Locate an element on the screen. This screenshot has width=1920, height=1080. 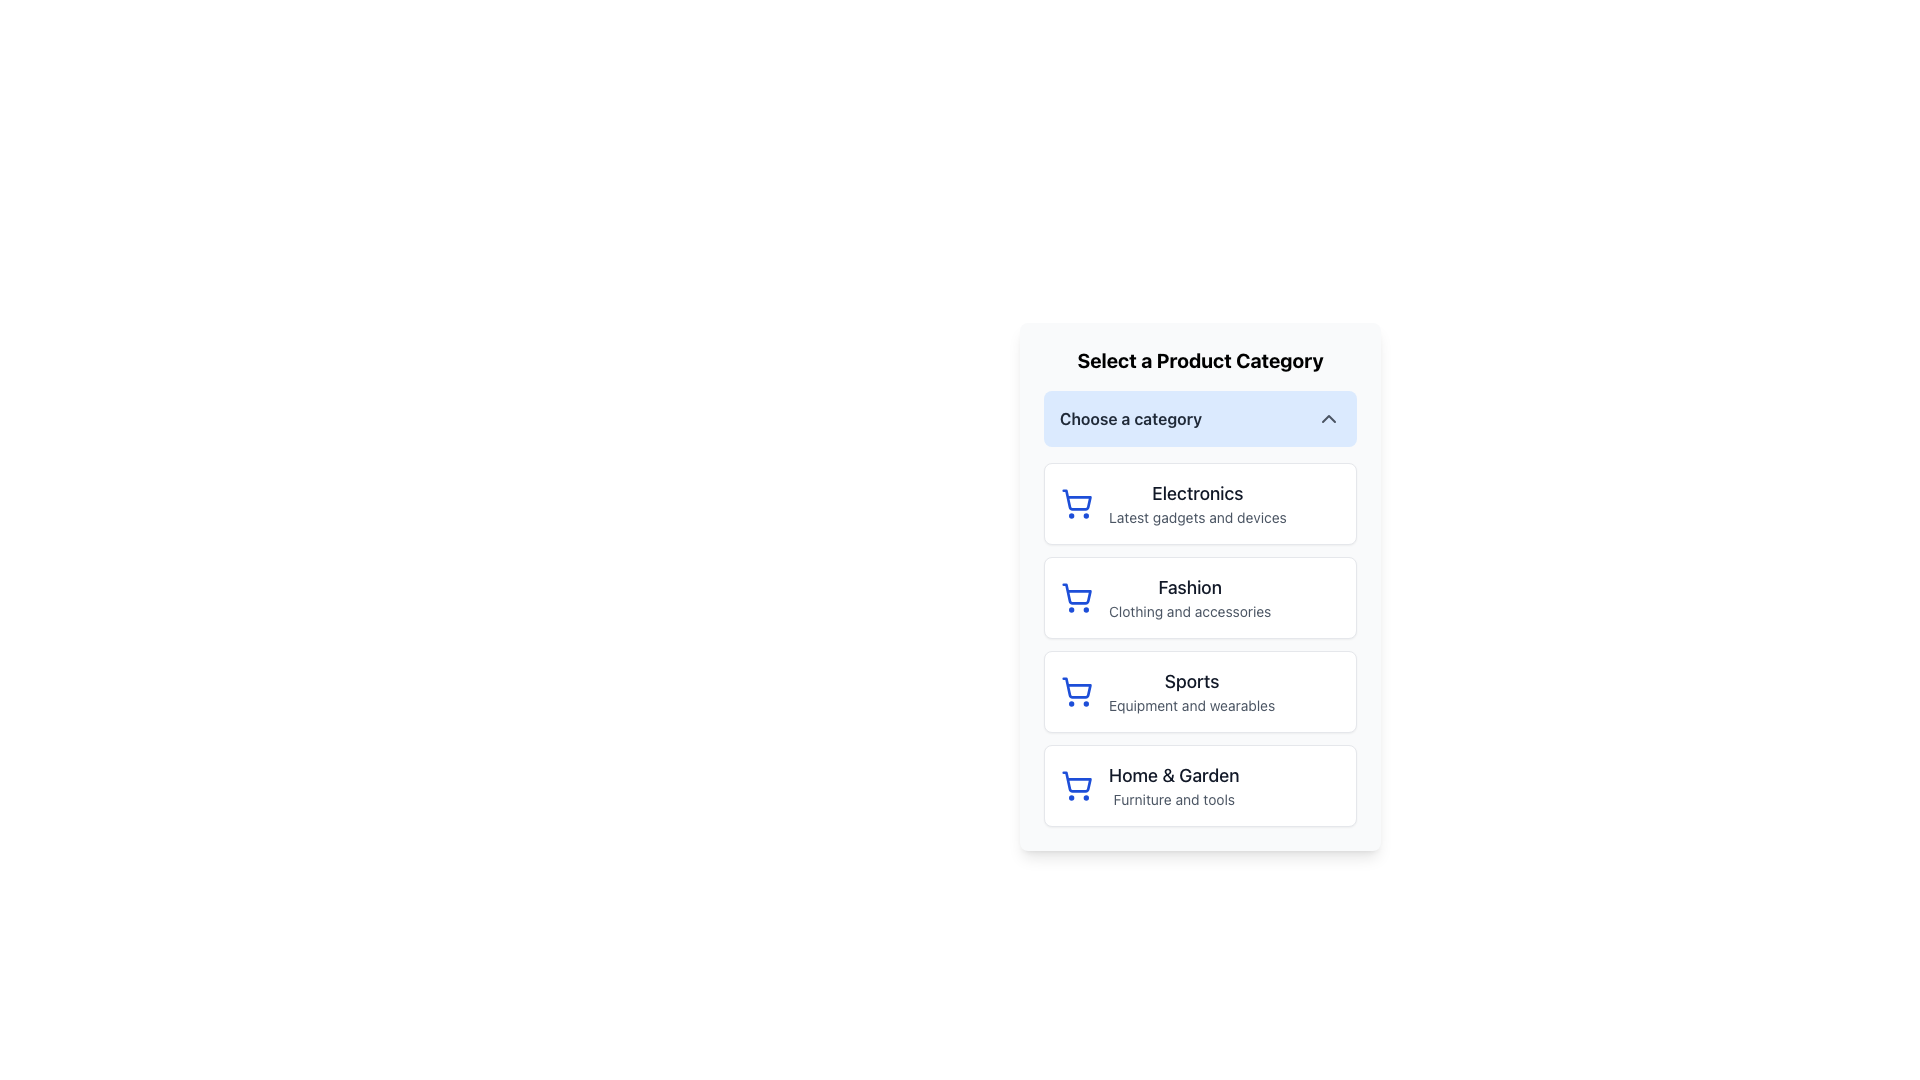
the fourth category option in the 'Select a Product Category' list is located at coordinates (1200, 785).